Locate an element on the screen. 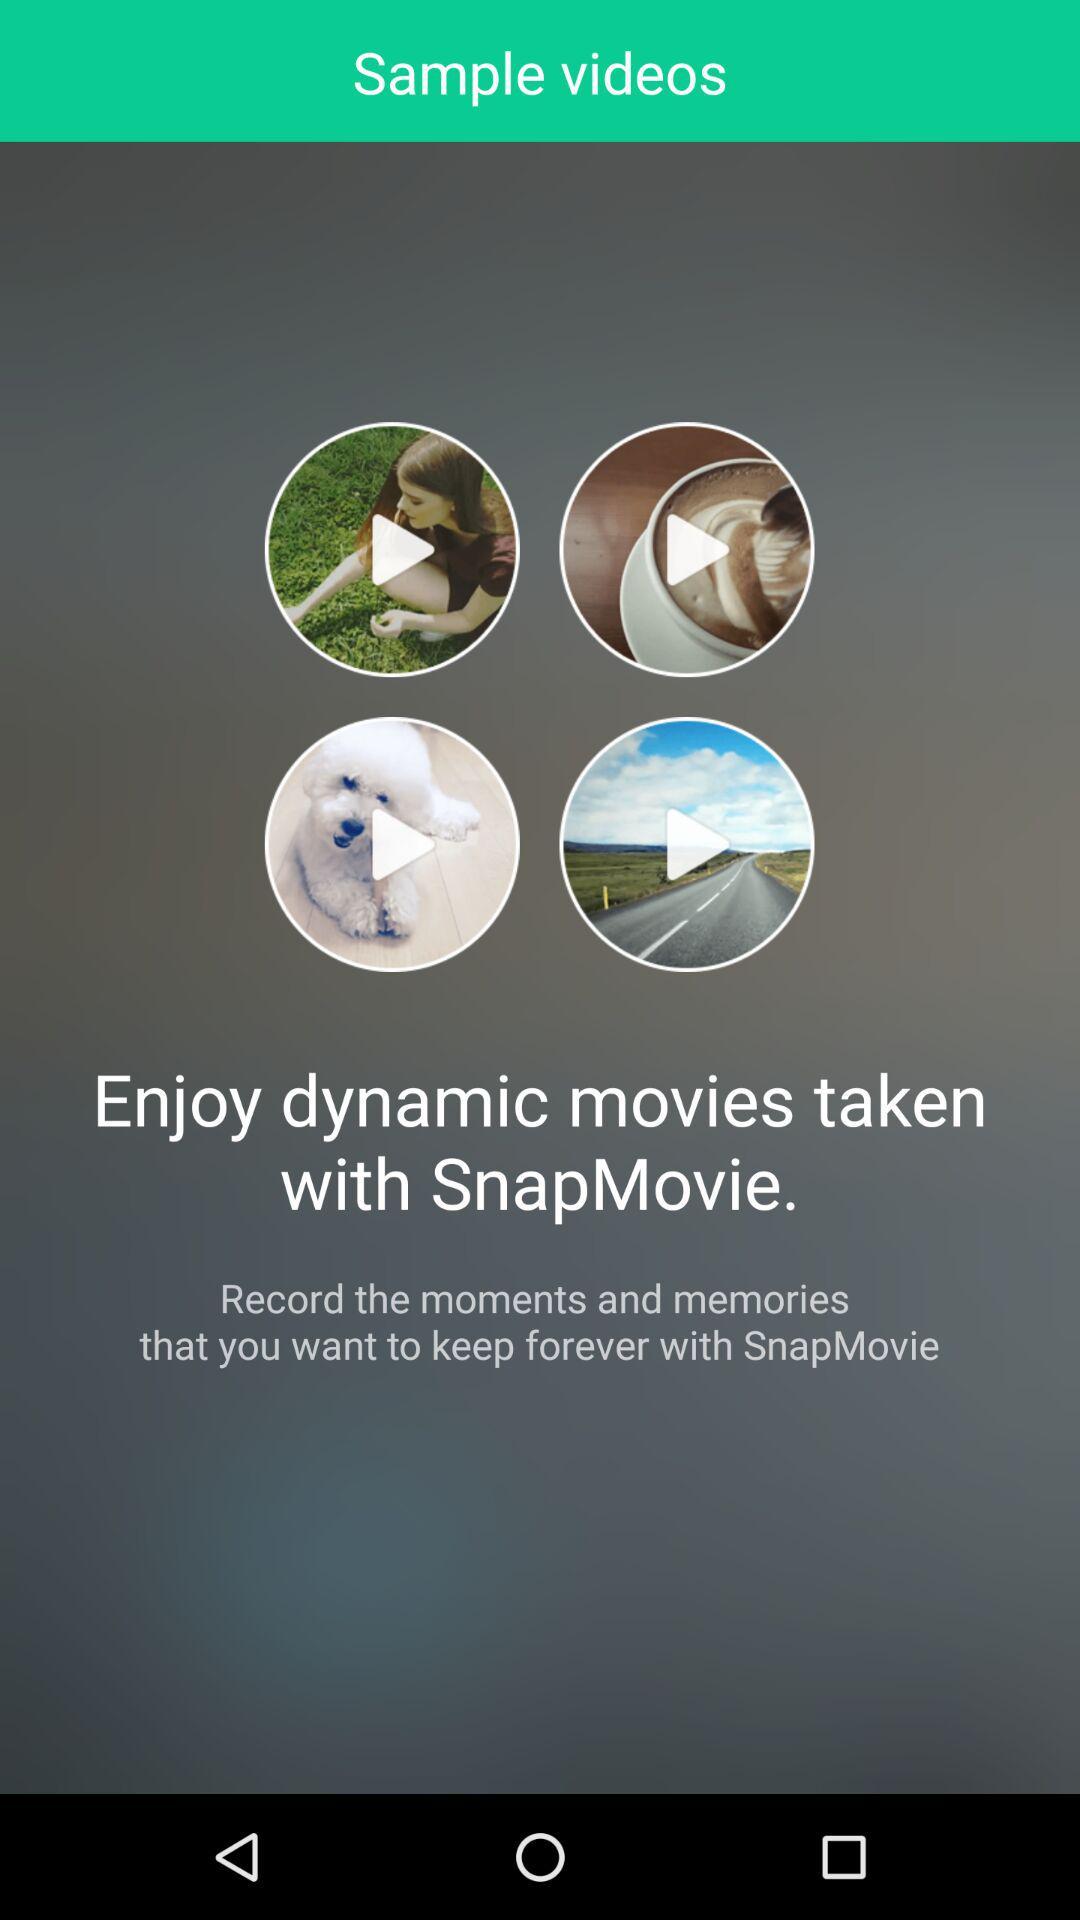 The width and height of the screenshot is (1080, 1920). sample video is located at coordinates (685, 549).